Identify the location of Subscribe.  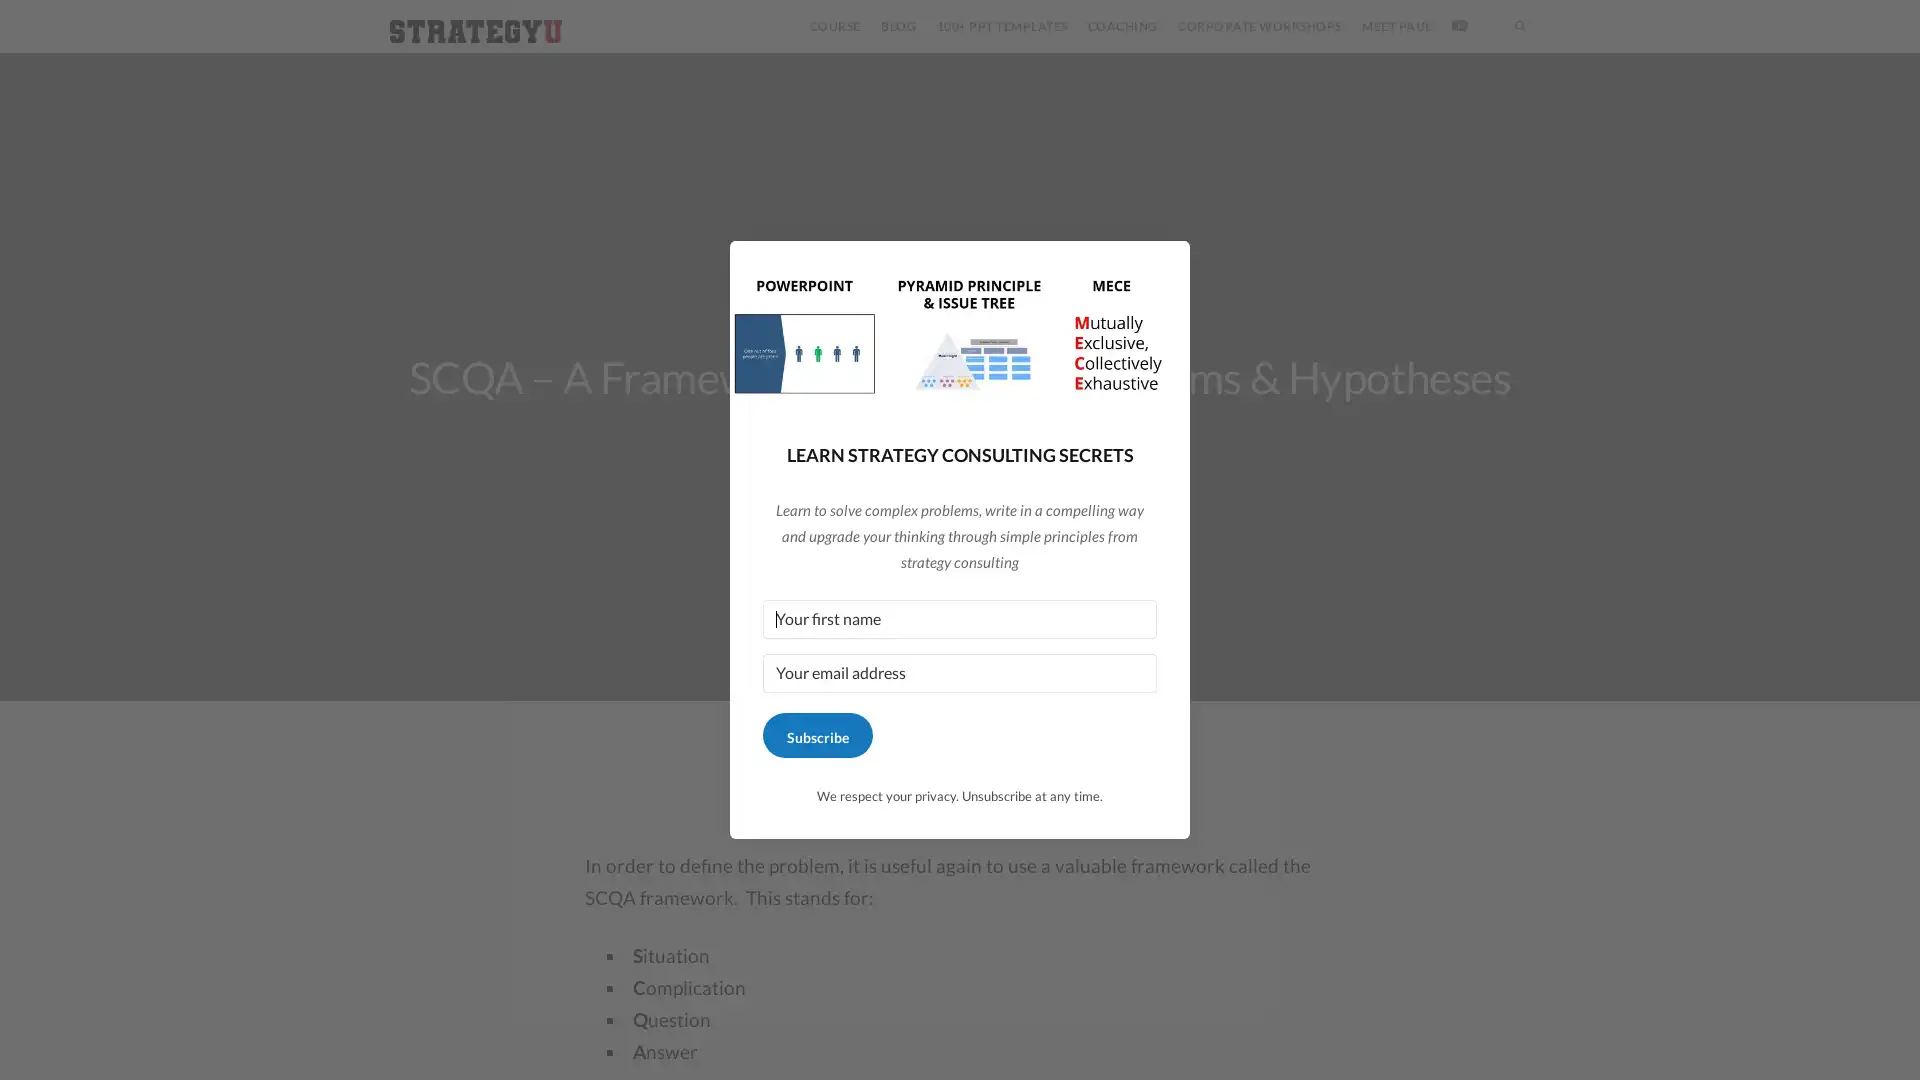
(816, 735).